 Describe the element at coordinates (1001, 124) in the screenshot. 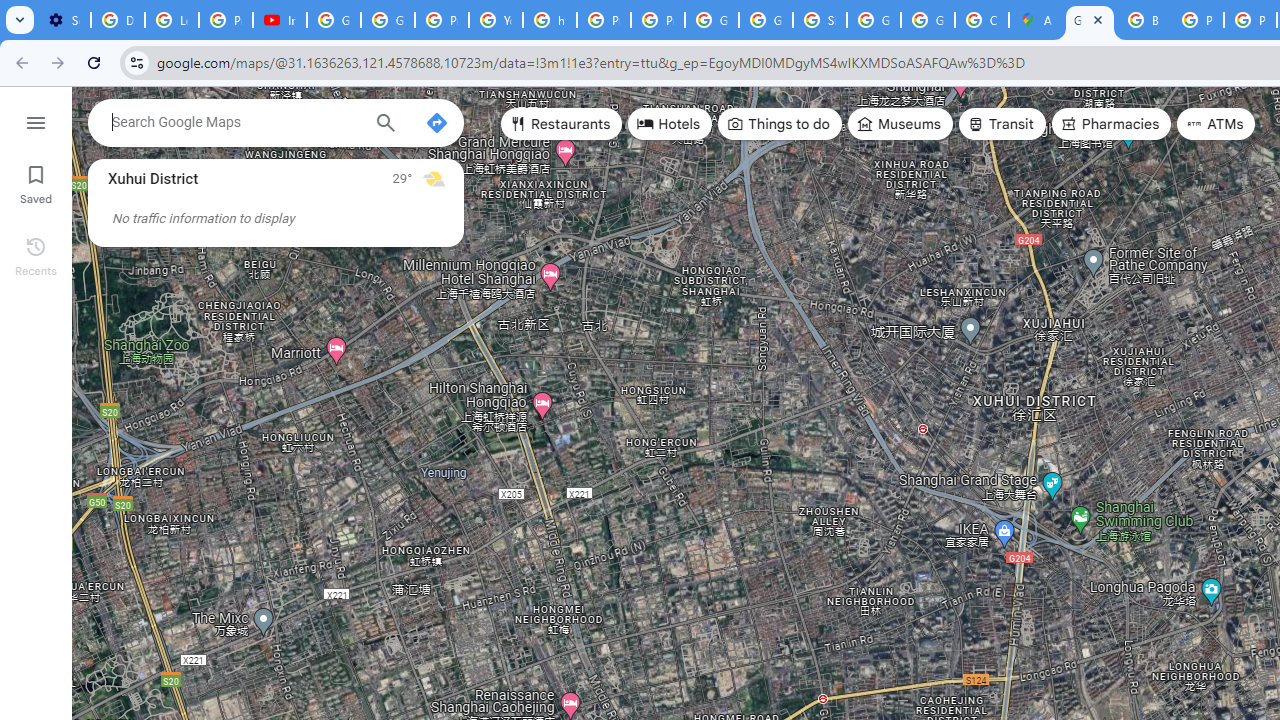

I see `'Transit'` at that location.